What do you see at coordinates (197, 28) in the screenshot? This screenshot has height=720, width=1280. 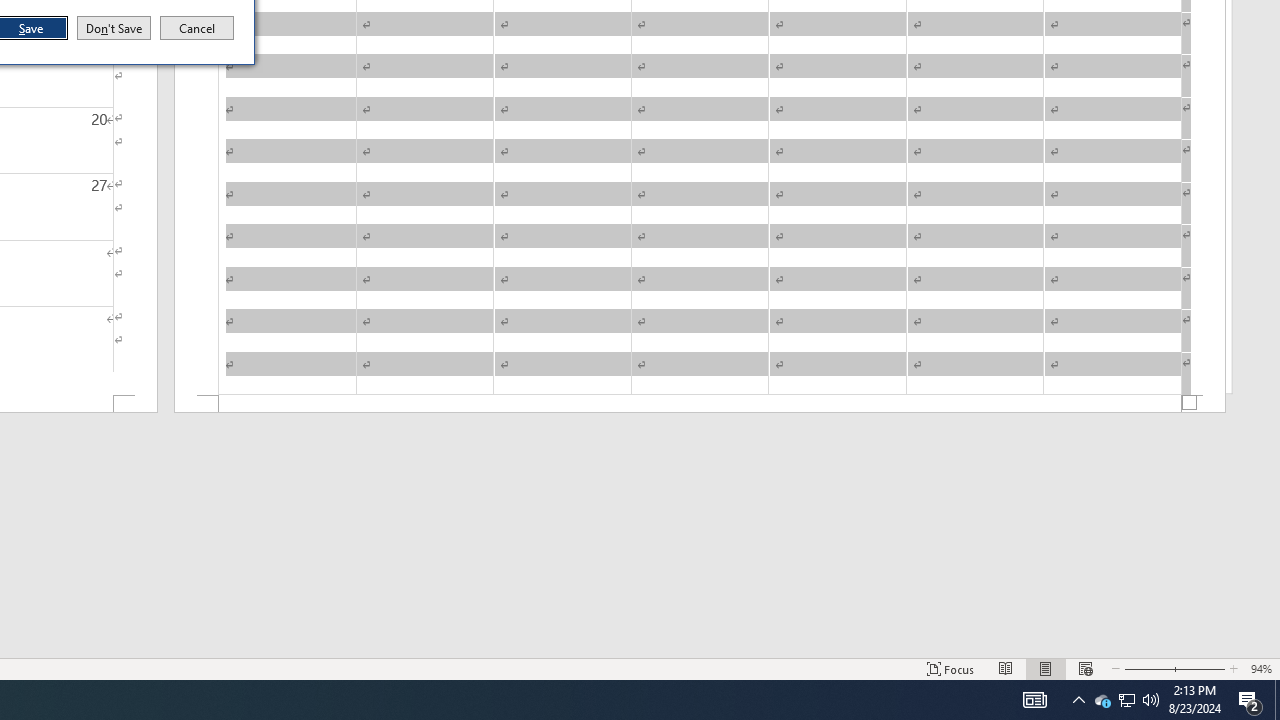 I see `'Cancel'` at bounding box center [197, 28].